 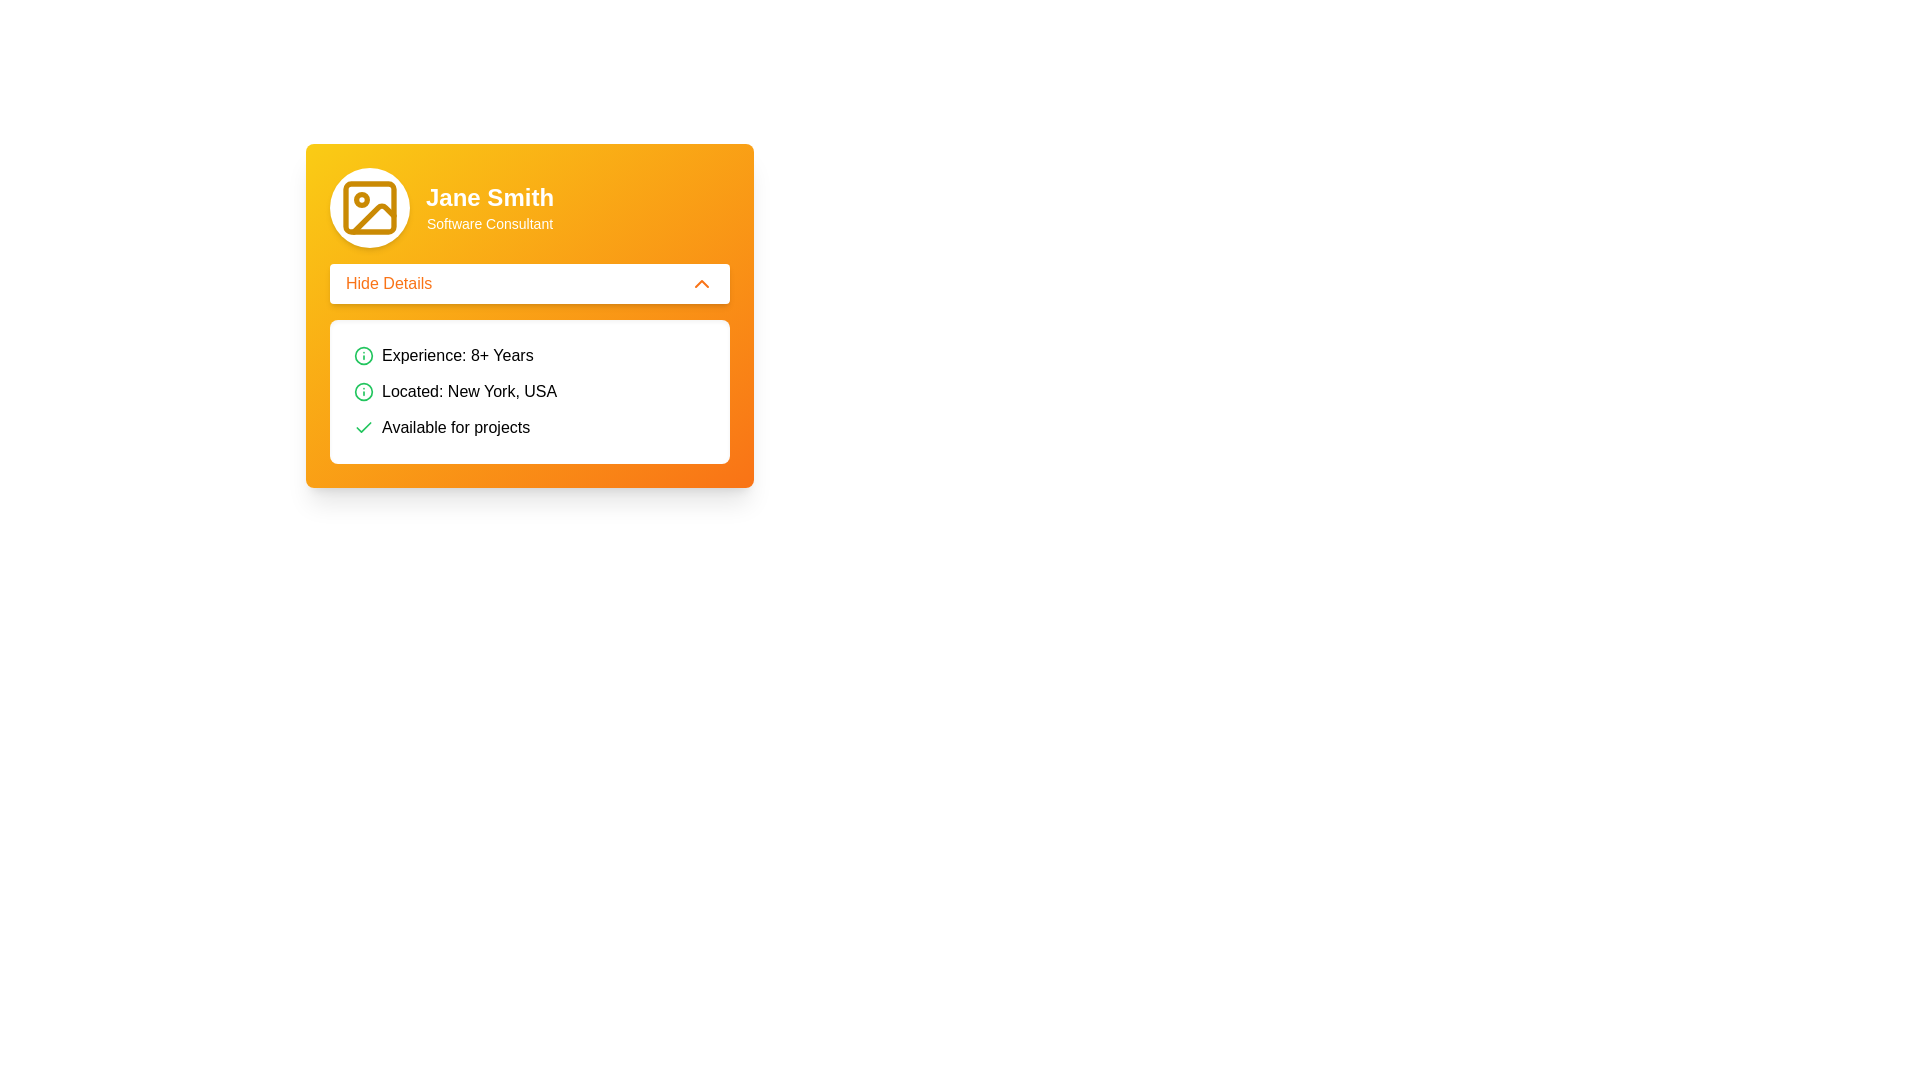 What do you see at coordinates (529, 354) in the screenshot?
I see `the static informational text element that conveys the user's experience level in years, located in the top part of the user details section` at bounding box center [529, 354].